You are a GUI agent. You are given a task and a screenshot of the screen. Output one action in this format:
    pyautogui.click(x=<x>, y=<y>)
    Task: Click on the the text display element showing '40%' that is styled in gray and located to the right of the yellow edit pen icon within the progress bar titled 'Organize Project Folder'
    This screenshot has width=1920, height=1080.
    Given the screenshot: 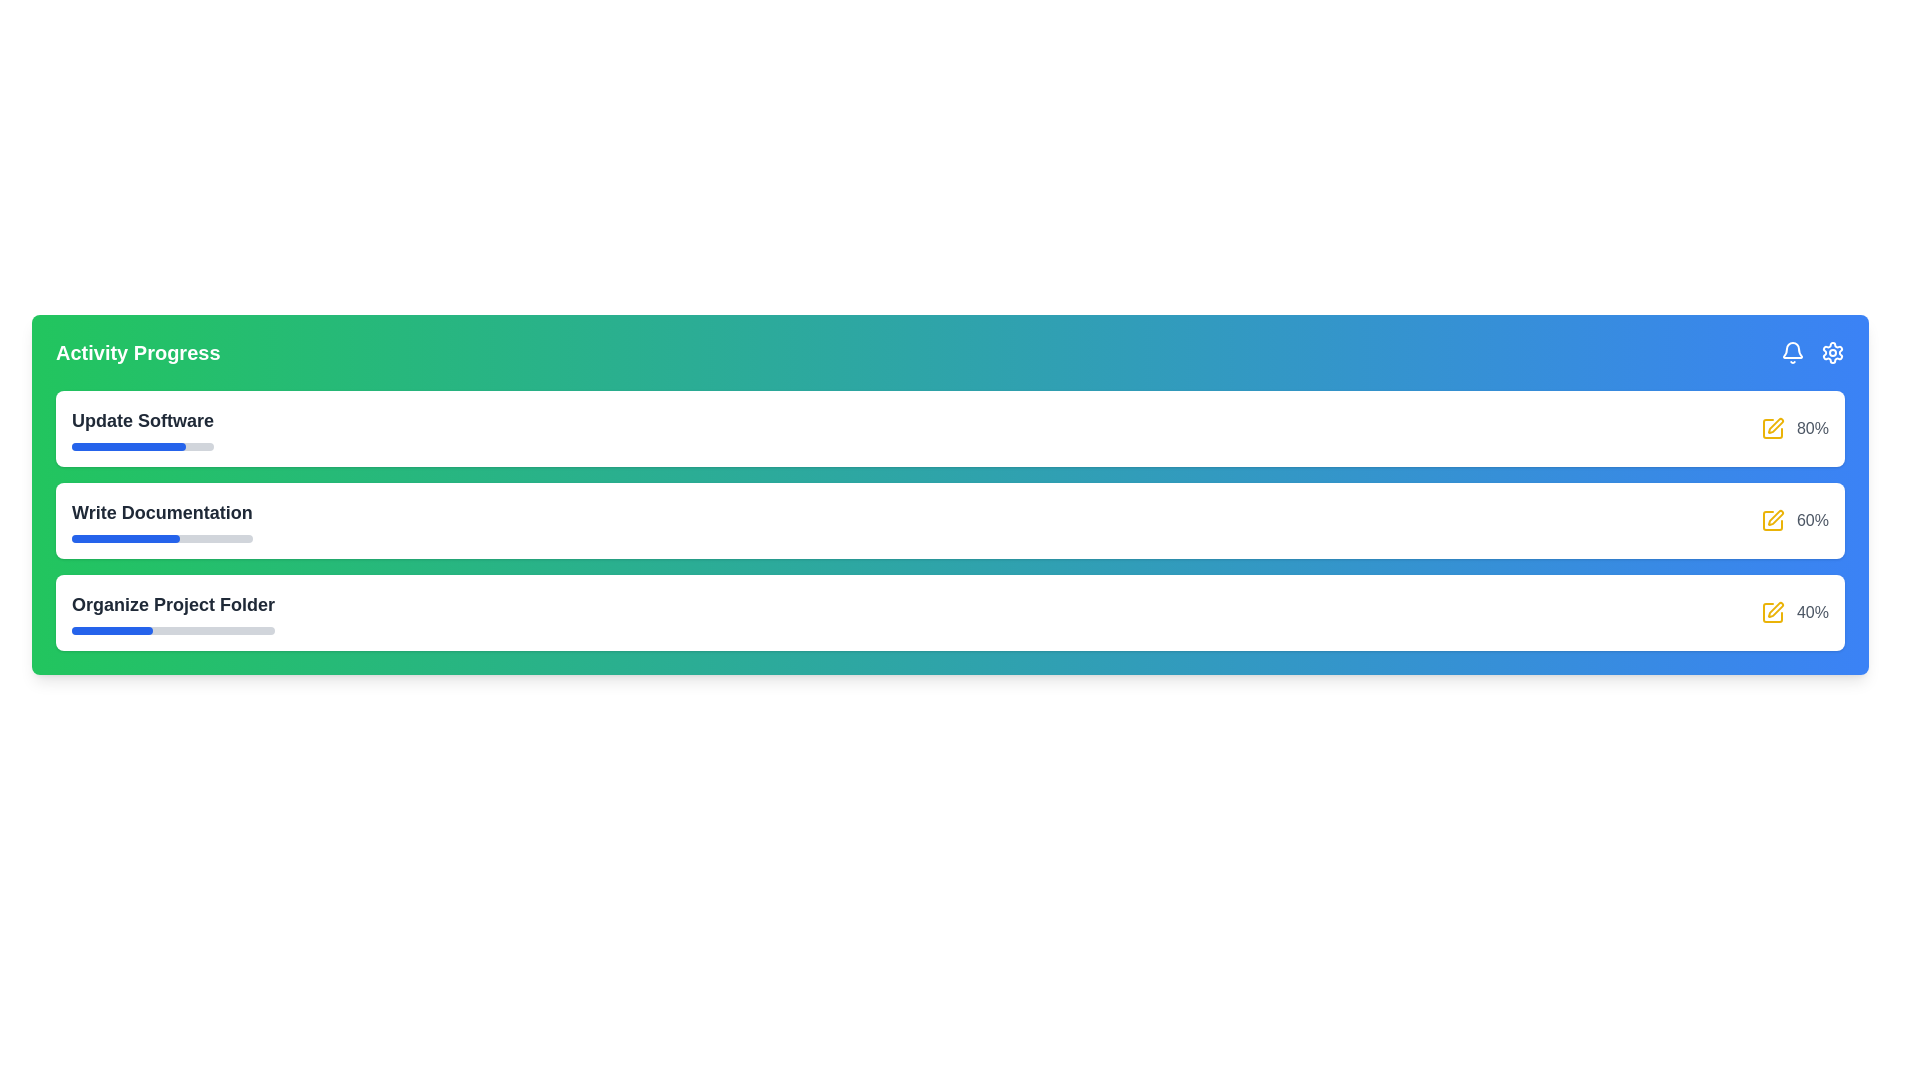 What is the action you would take?
    pyautogui.click(x=1813, y=612)
    